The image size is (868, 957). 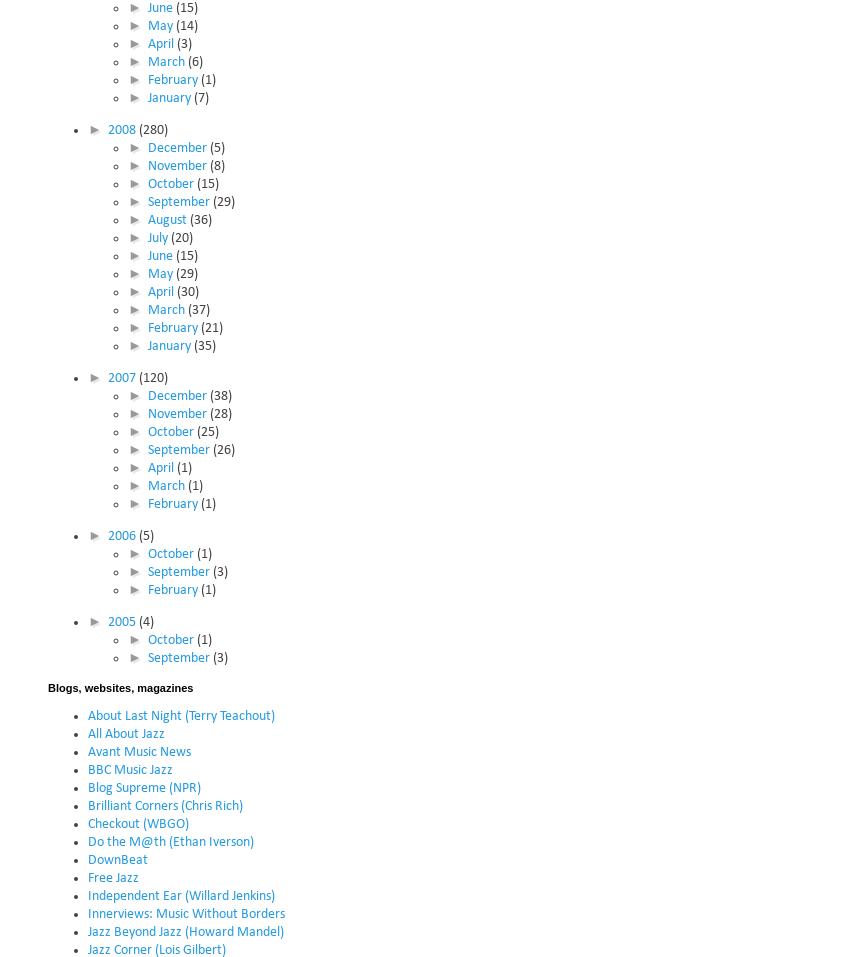 I want to click on '2005', so click(x=107, y=620).